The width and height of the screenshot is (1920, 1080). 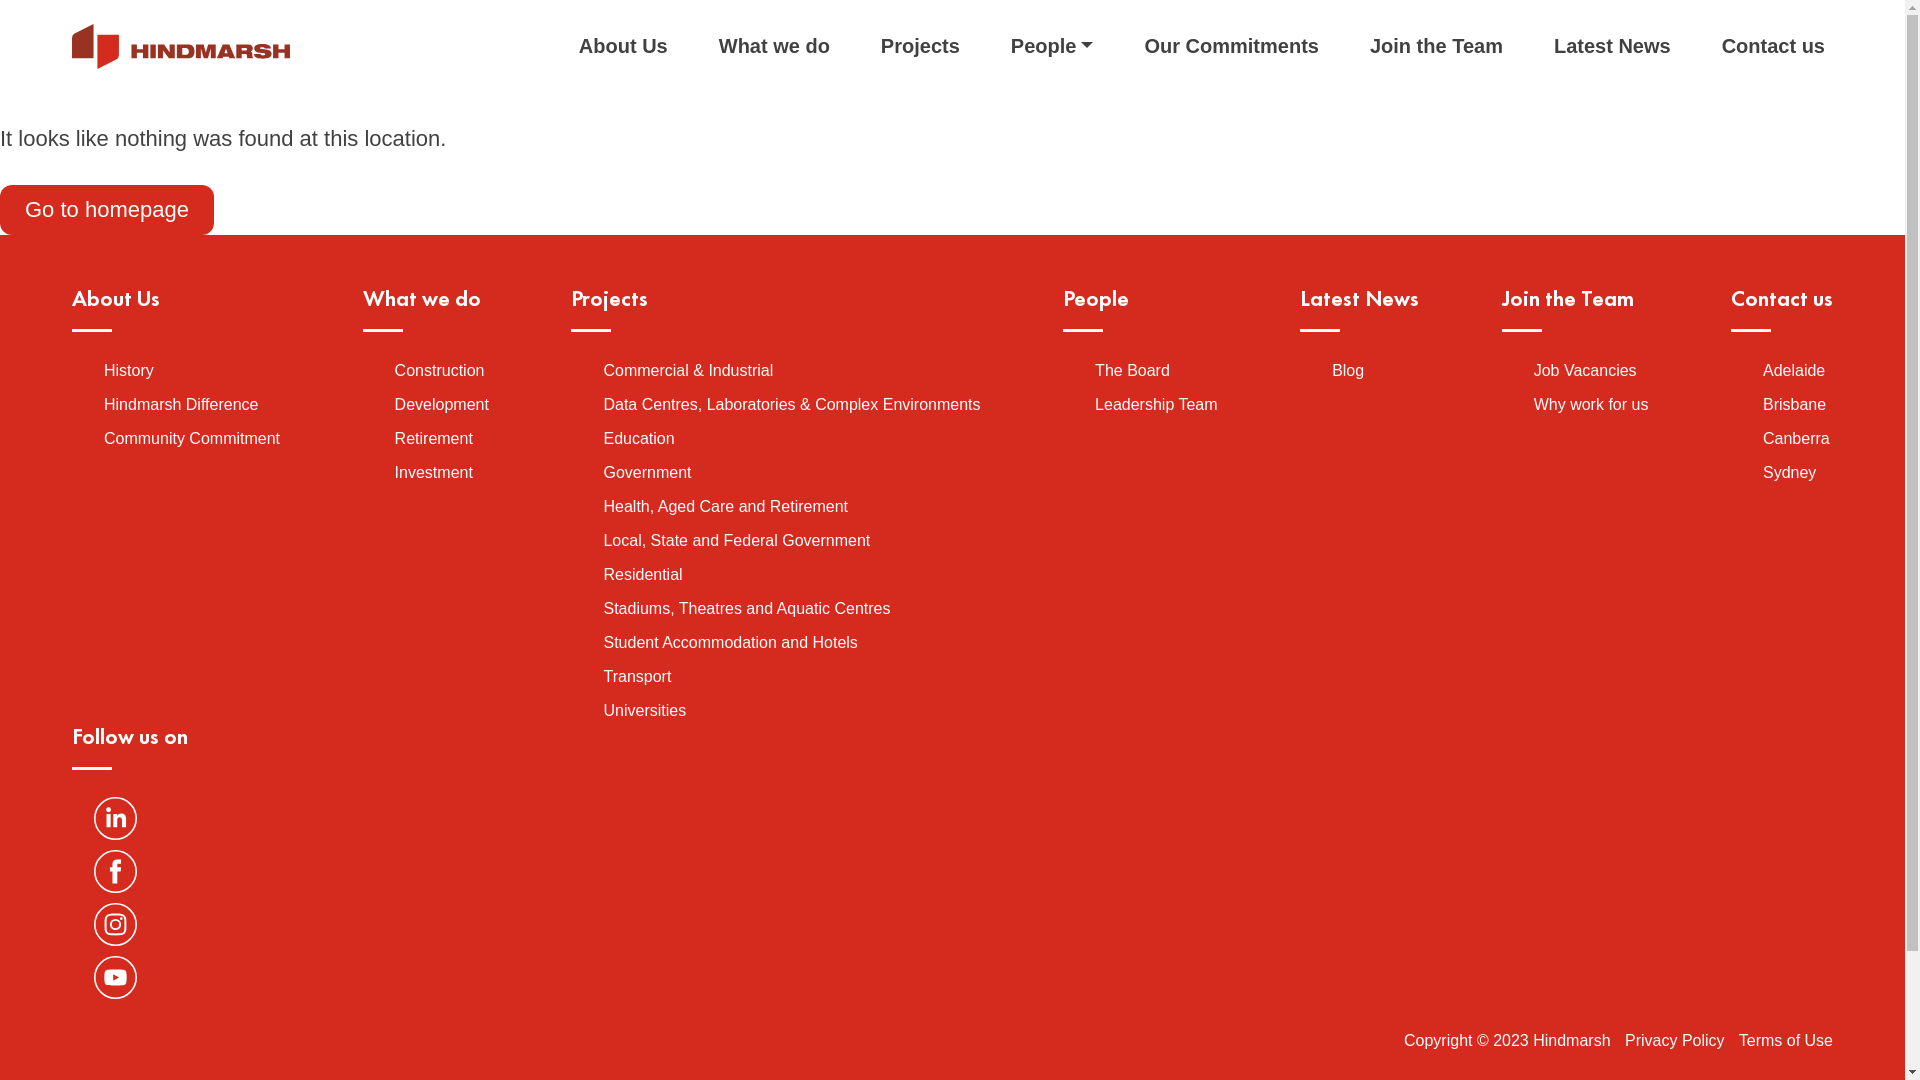 I want to click on 'Data Centres, Laboratories & Complex Environments', so click(x=790, y=404).